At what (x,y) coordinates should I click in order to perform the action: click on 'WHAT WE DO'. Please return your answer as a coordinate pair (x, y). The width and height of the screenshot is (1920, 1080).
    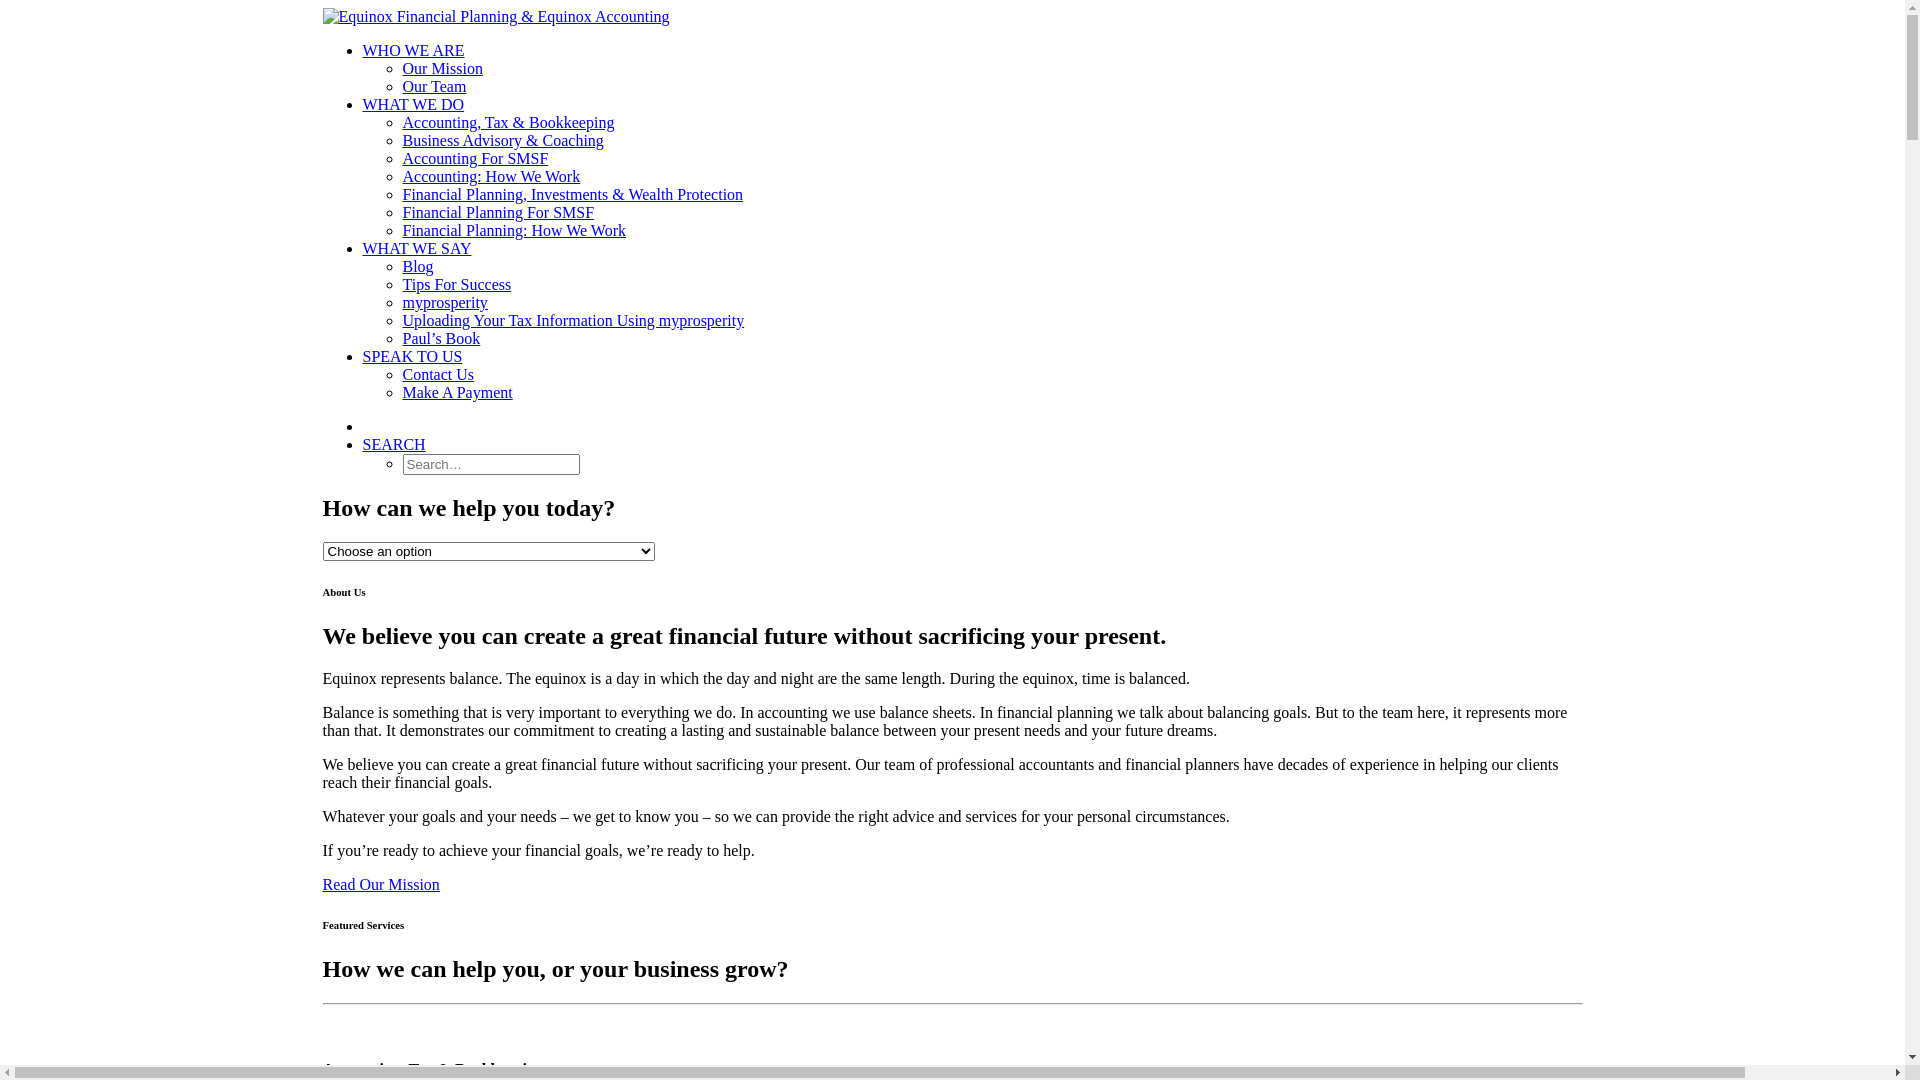
    Looking at the image, I should click on (361, 104).